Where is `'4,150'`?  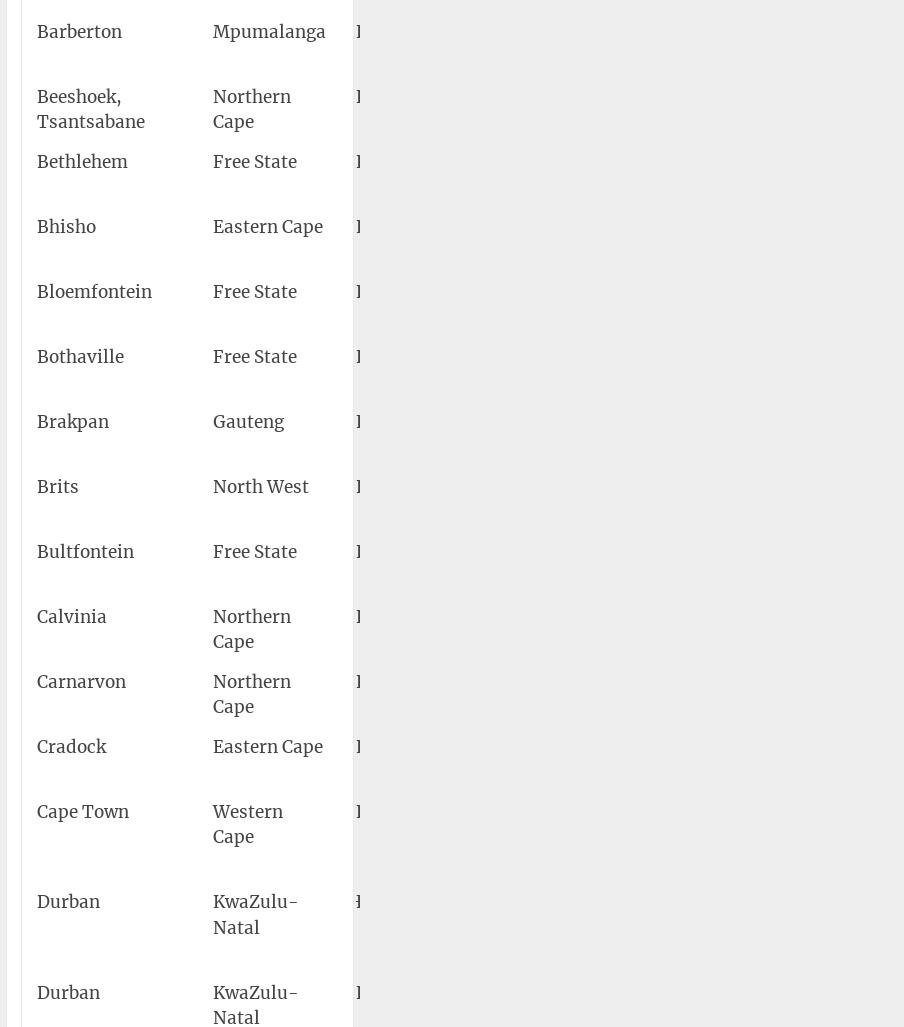 '4,150' is located at coordinates (860, 680).